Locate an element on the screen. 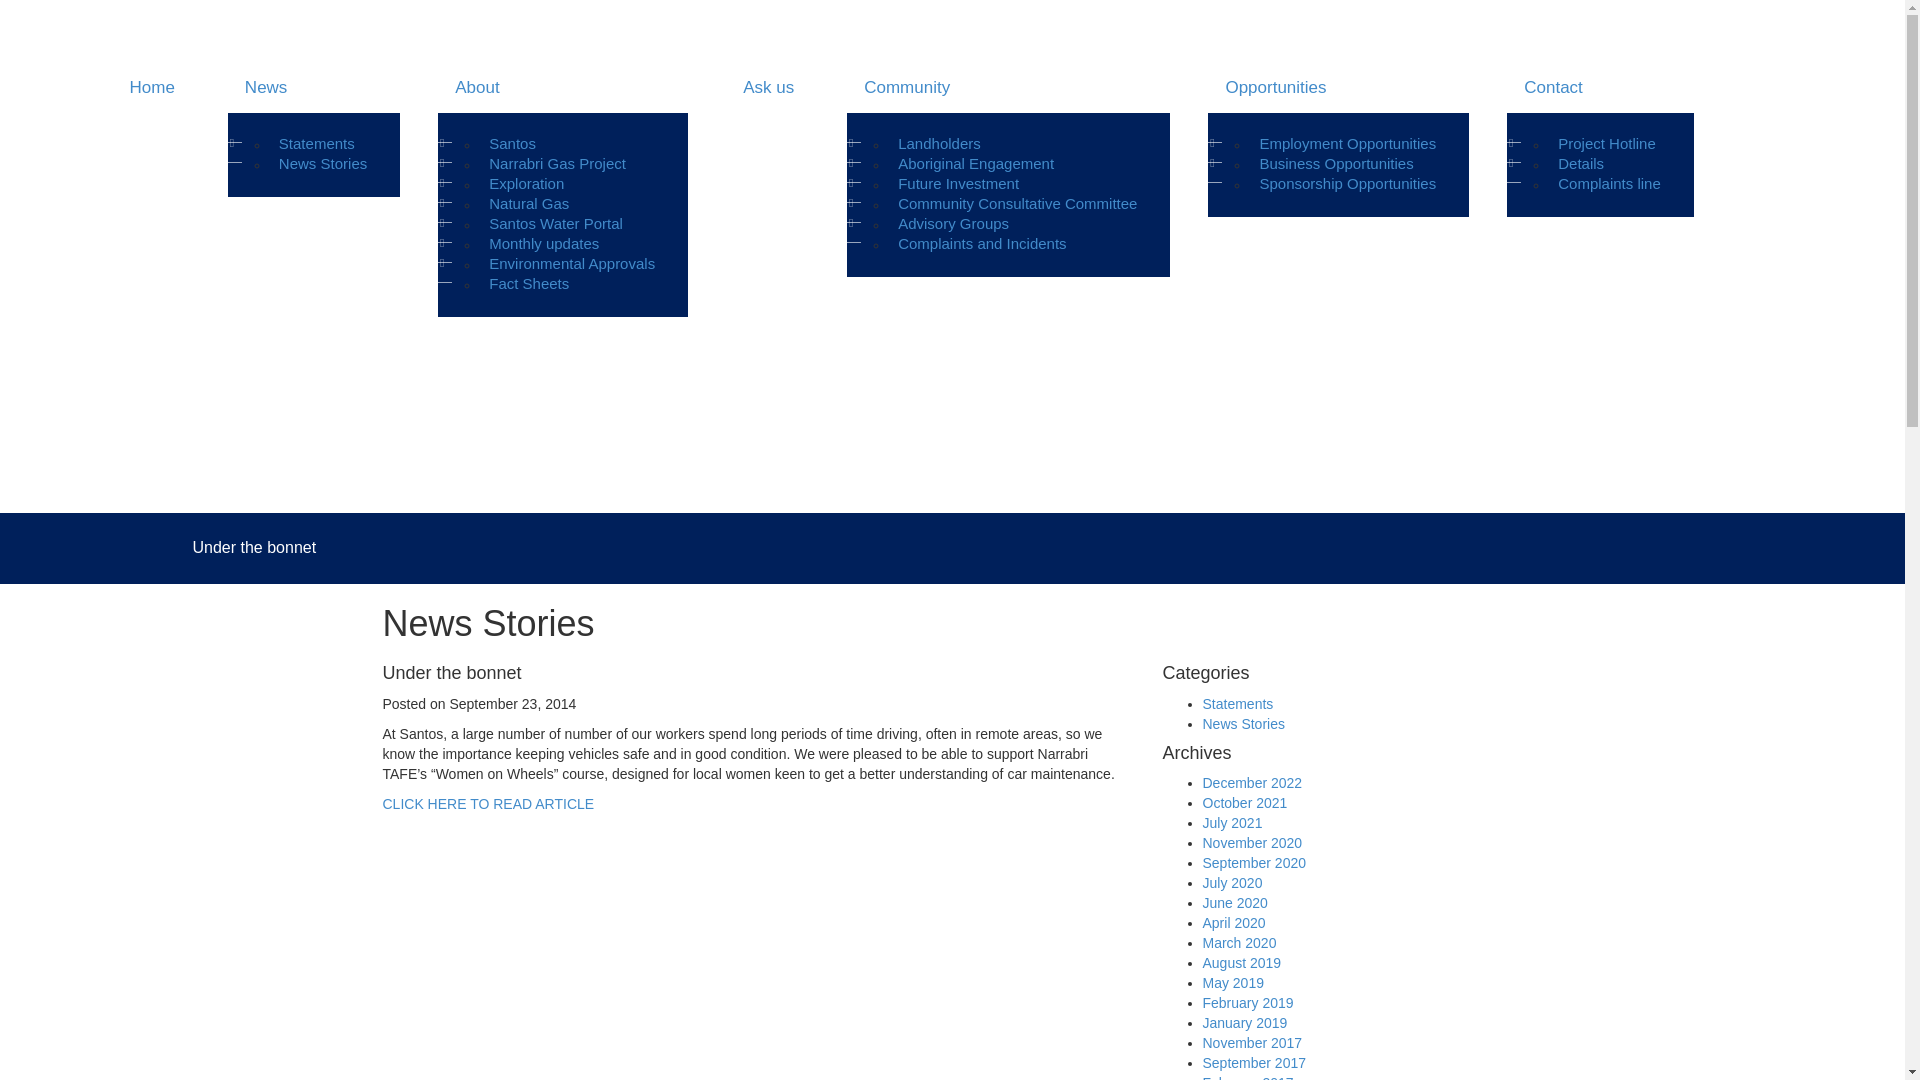  'Project Hotline' is located at coordinates (1607, 142).